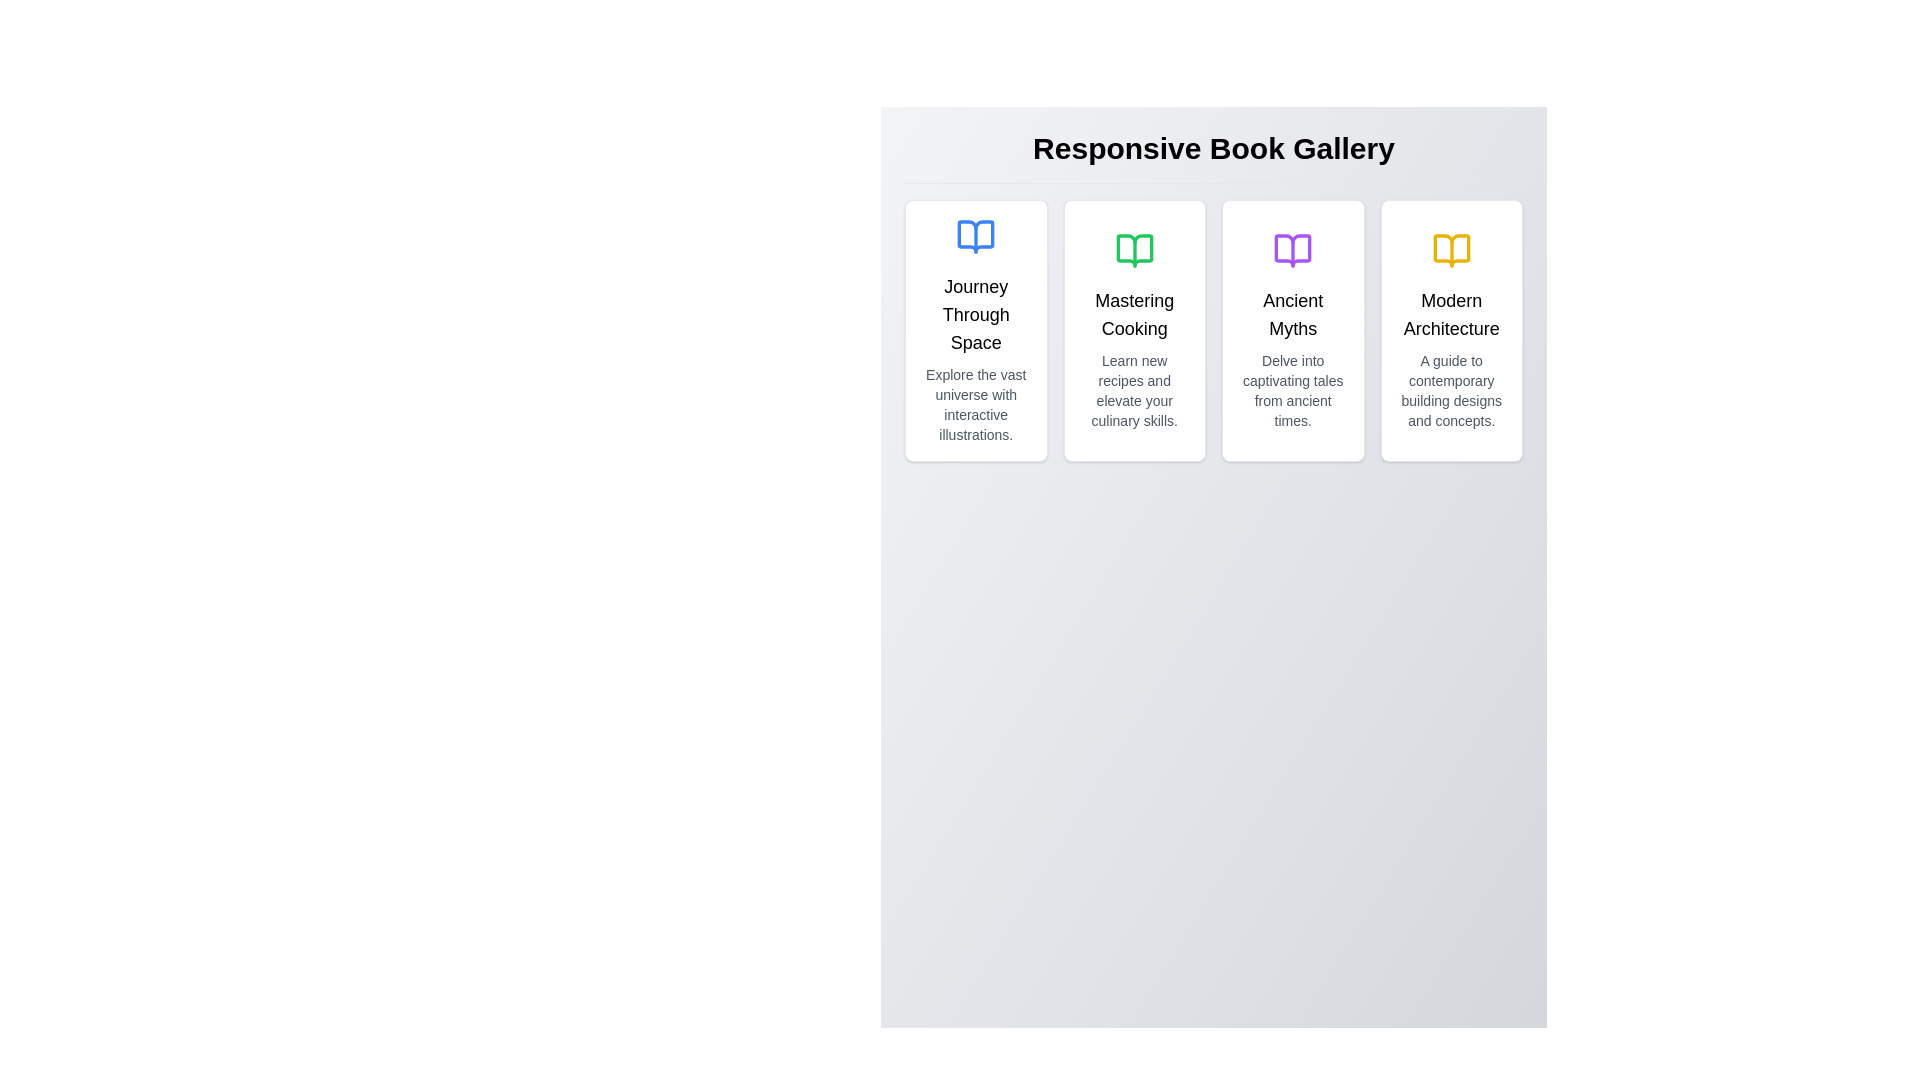 The image size is (1920, 1080). What do you see at coordinates (1293, 249) in the screenshot?
I see `the book icon representing 'Ancient Myths' in the third card of a four-card layout` at bounding box center [1293, 249].